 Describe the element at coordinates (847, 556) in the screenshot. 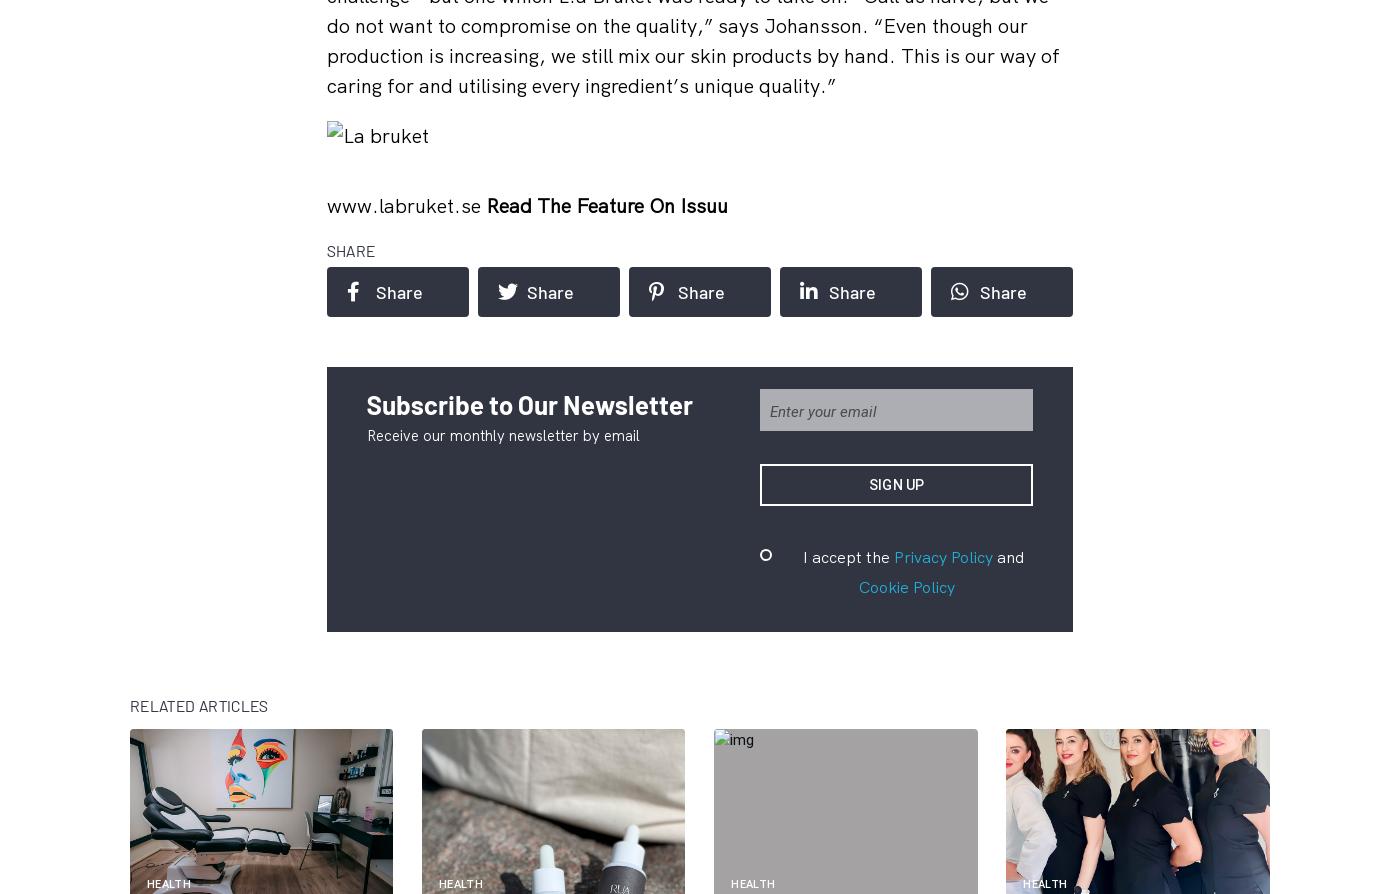

I see `'I accept the'` at that location.